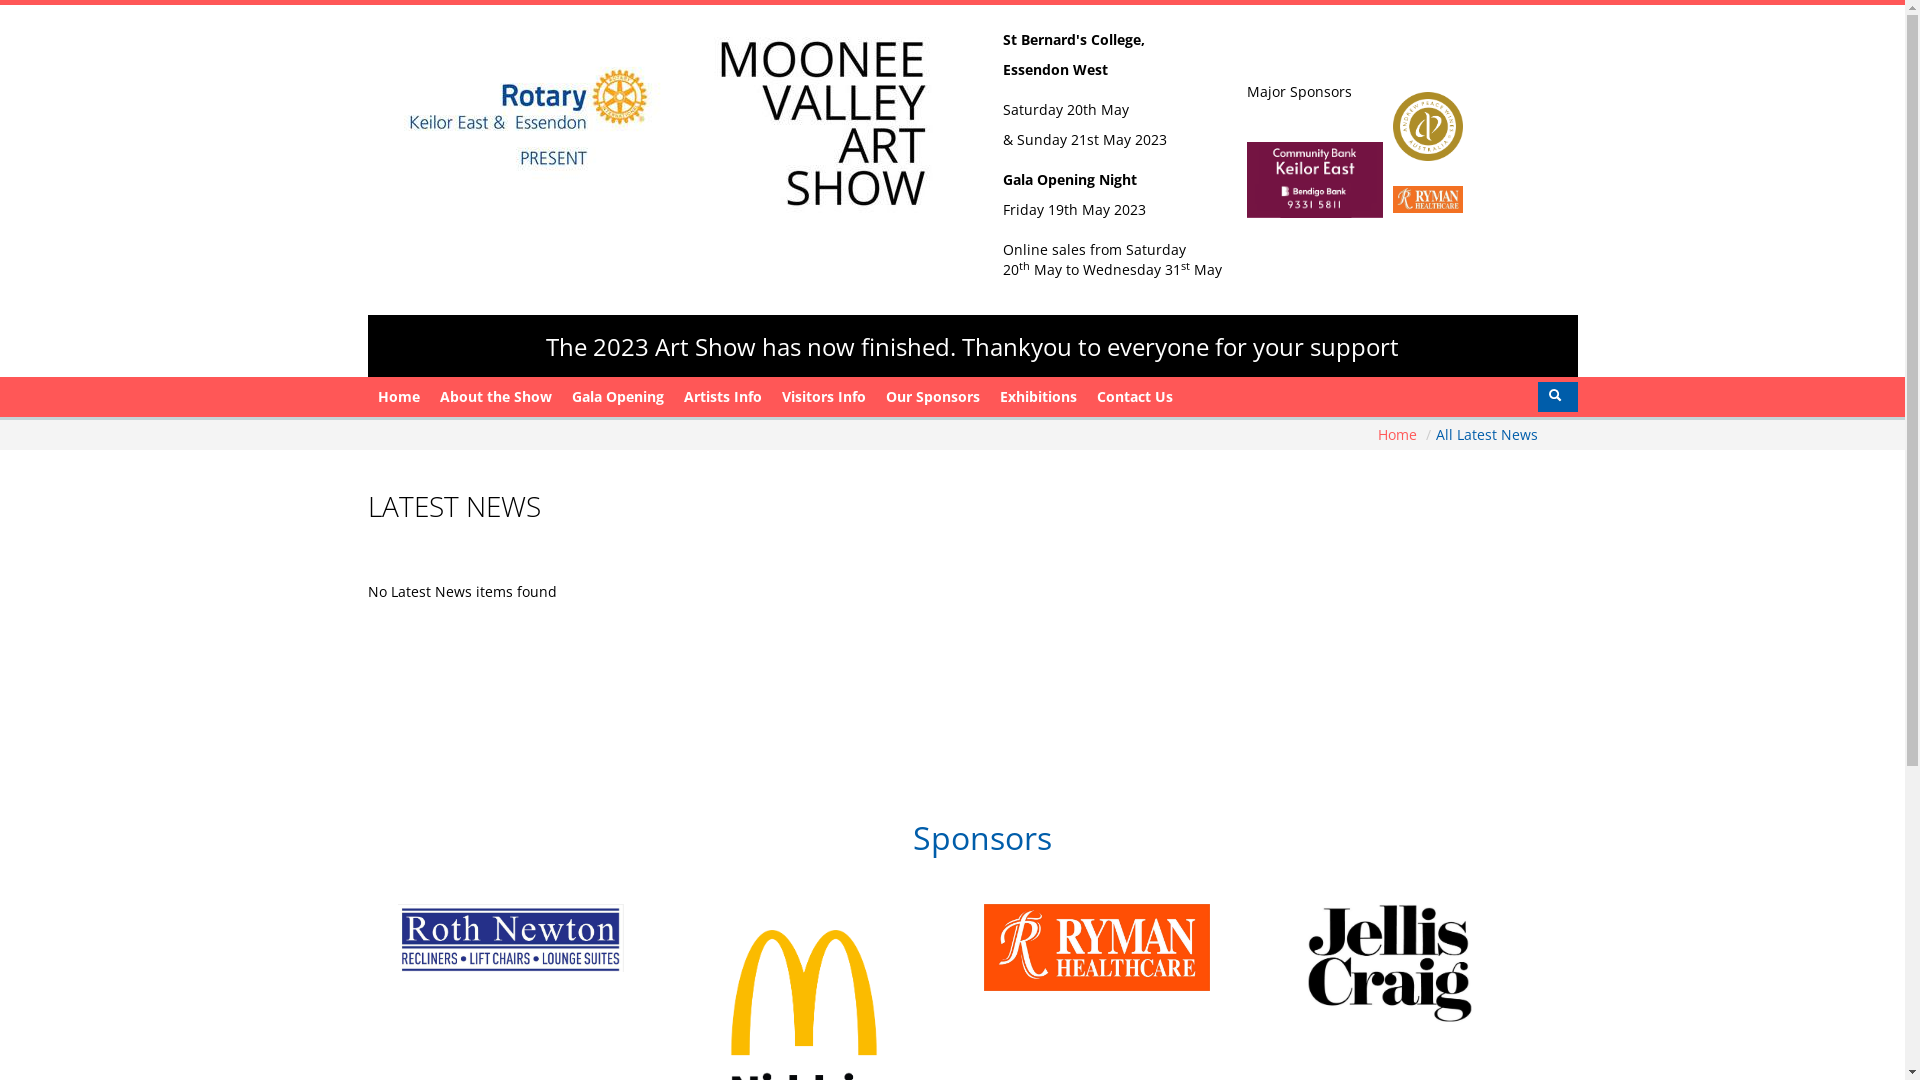 This screenshot has height=1080, width=1920. What do you see at coordinates (617, 397) in the screenshot?
I see `'Gala Opening'` at bounding box center [617, 397].